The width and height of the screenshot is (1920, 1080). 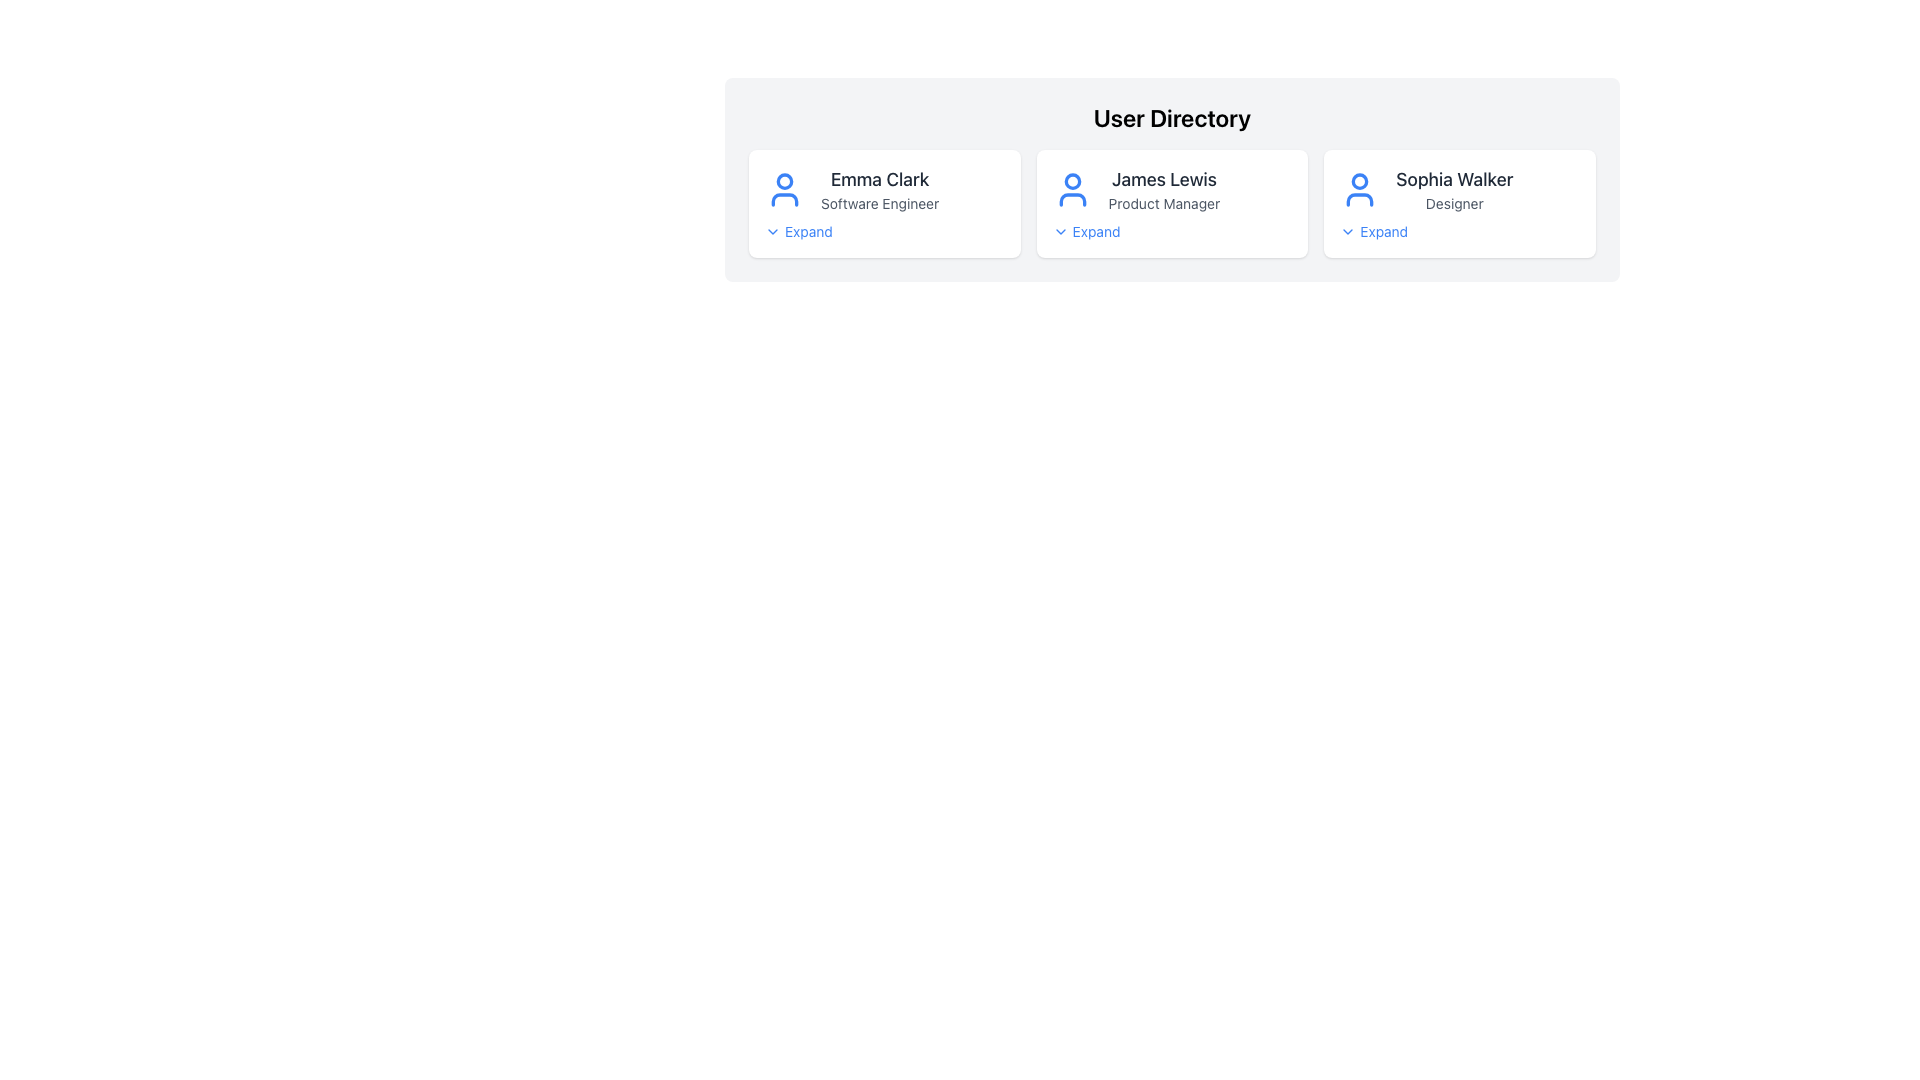 What do you see at coordinates (1172, 189) in the screenshot?
I see `the Information Display Card featuring the profile icon and the name 'James Lewis', which is the middle element in the User Directory` at bounding box center [1172, 189].